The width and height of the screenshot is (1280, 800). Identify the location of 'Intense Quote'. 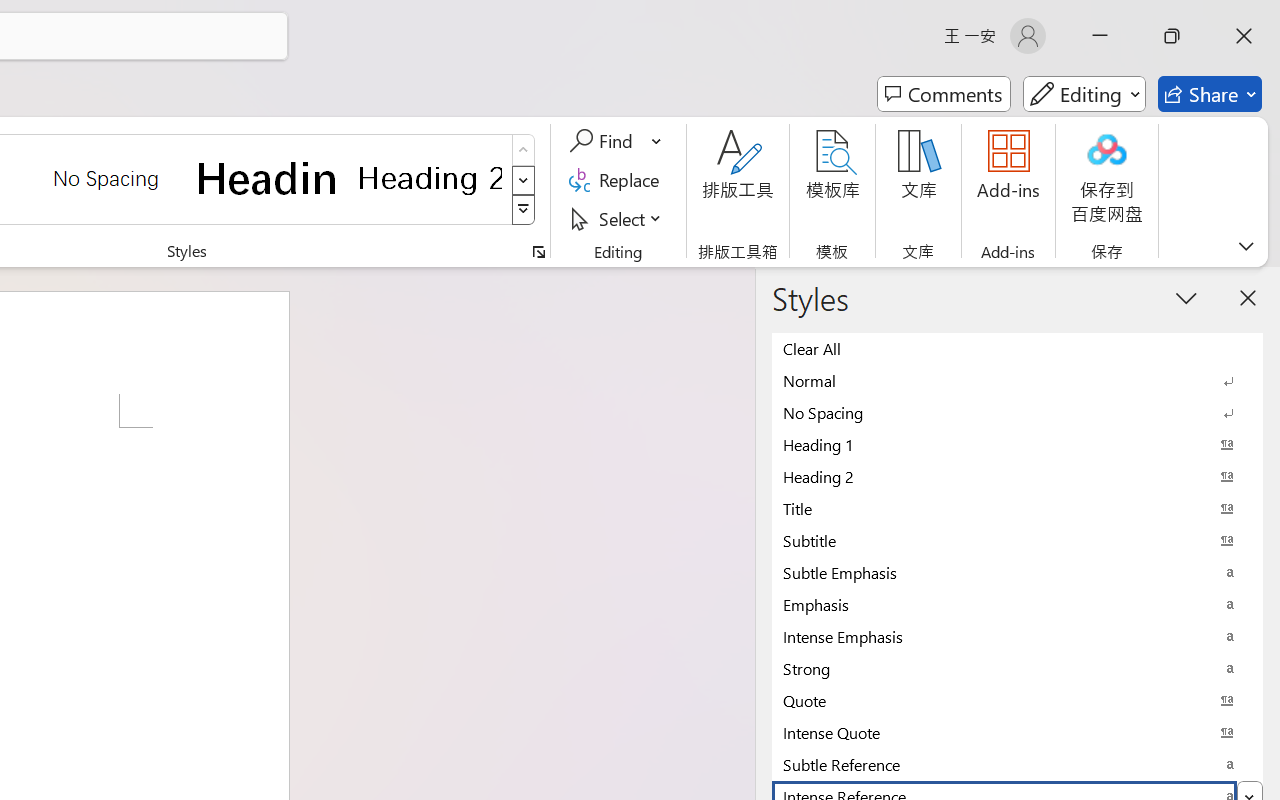
(1017, 731).